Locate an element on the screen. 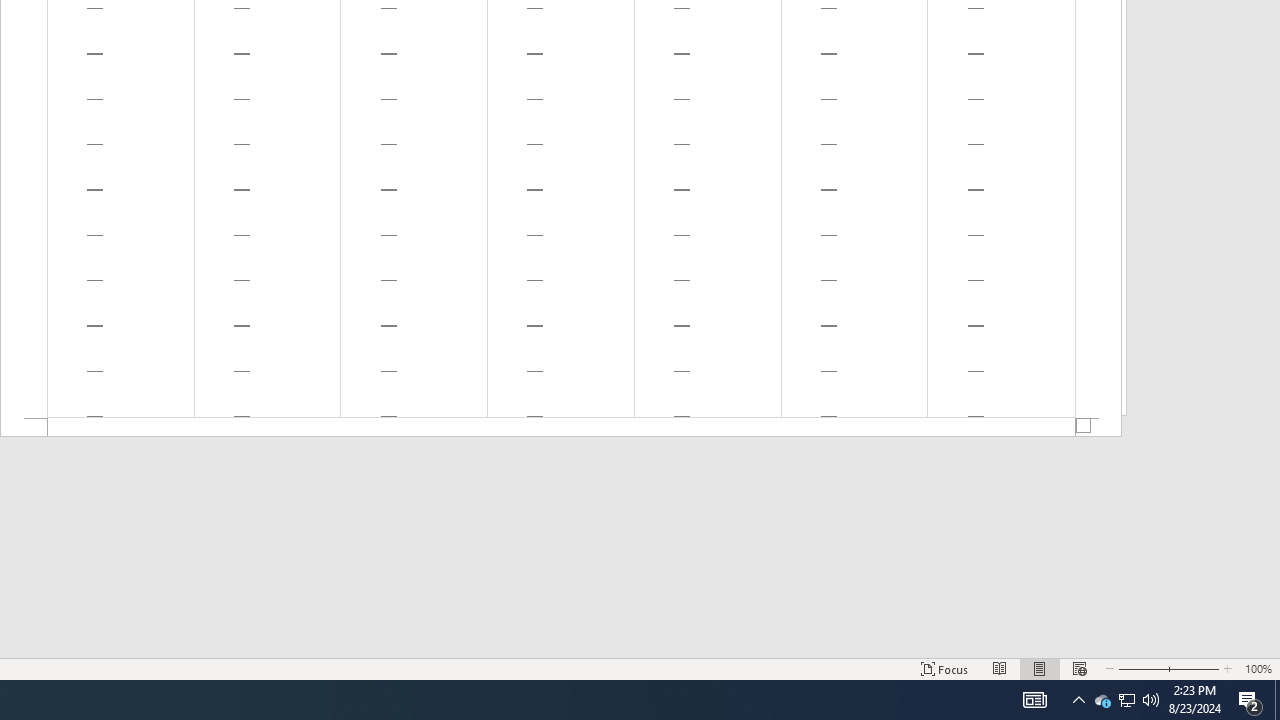  'Read Mode' is located at coordinates (1000, 669).